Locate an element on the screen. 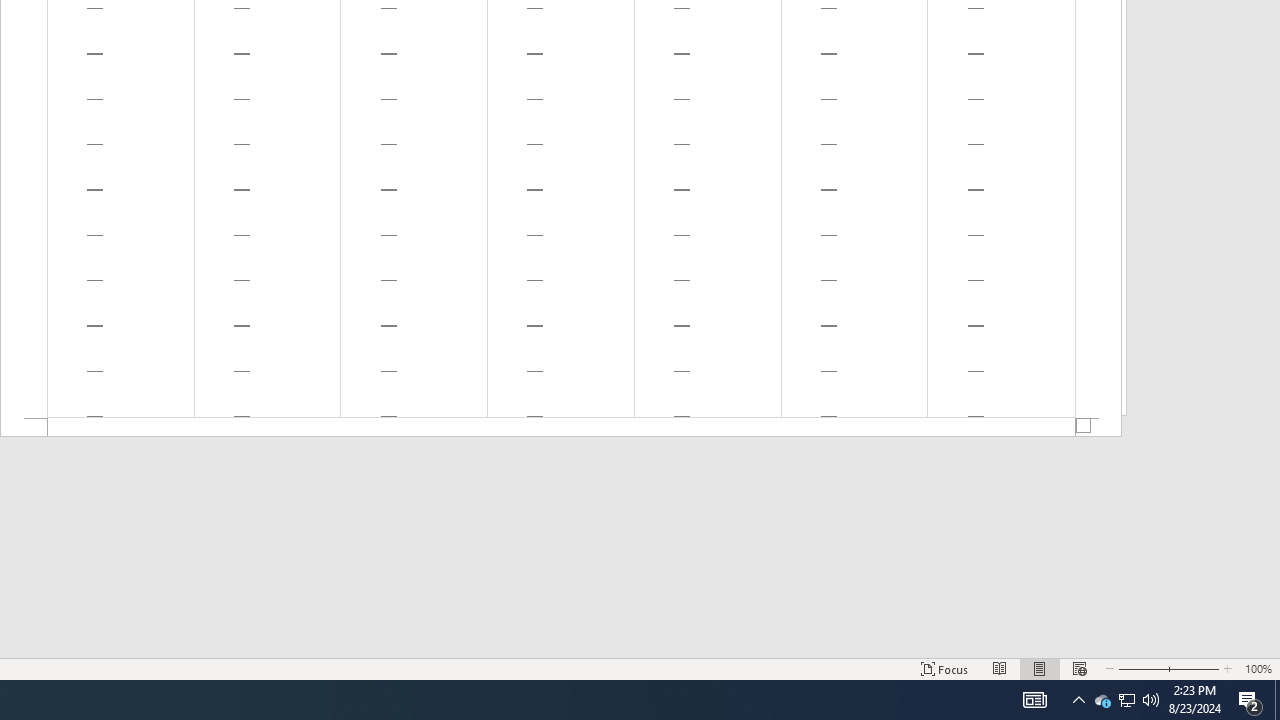  'Read Mode' is located at coordinates (1000, 669).